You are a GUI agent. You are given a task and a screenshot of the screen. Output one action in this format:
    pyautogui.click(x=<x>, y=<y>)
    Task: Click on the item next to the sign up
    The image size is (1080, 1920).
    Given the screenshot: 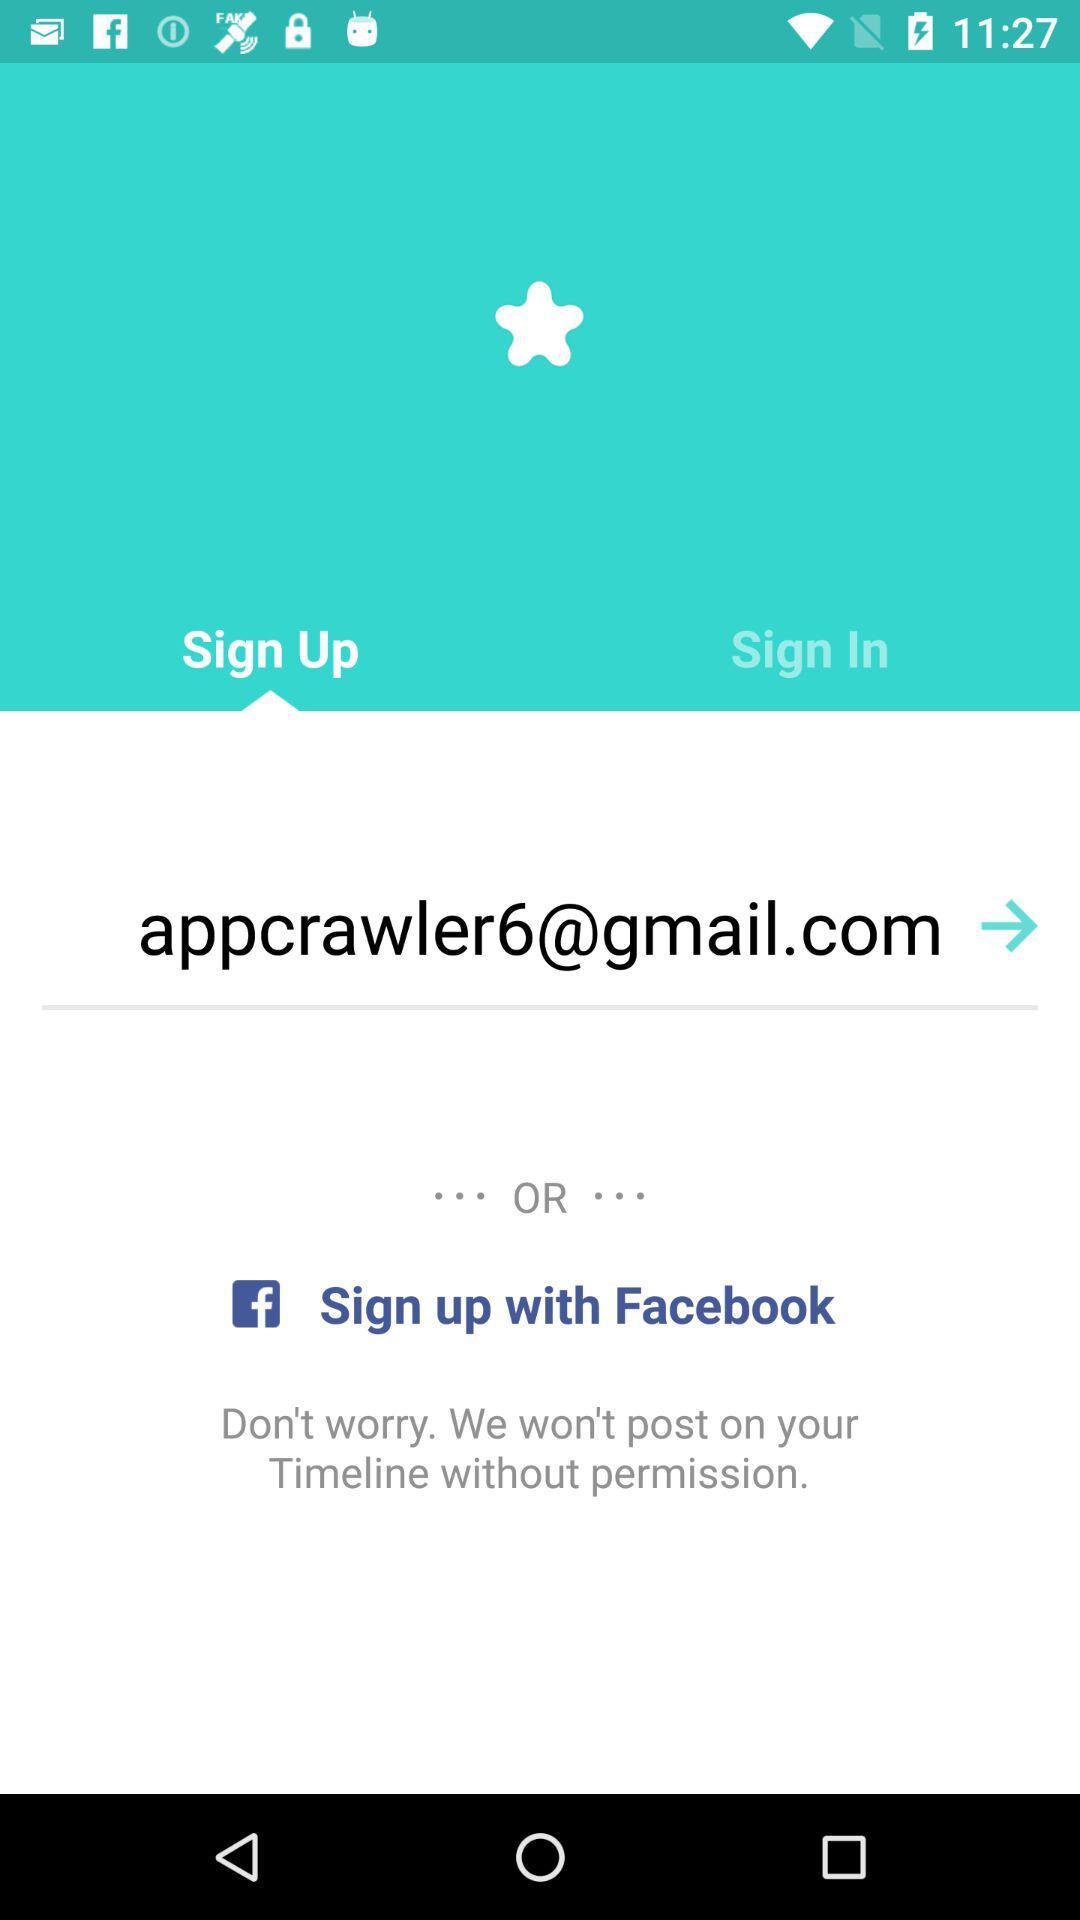 What is the action you would take?
    pyautogui.click(x=810, y=648)
    